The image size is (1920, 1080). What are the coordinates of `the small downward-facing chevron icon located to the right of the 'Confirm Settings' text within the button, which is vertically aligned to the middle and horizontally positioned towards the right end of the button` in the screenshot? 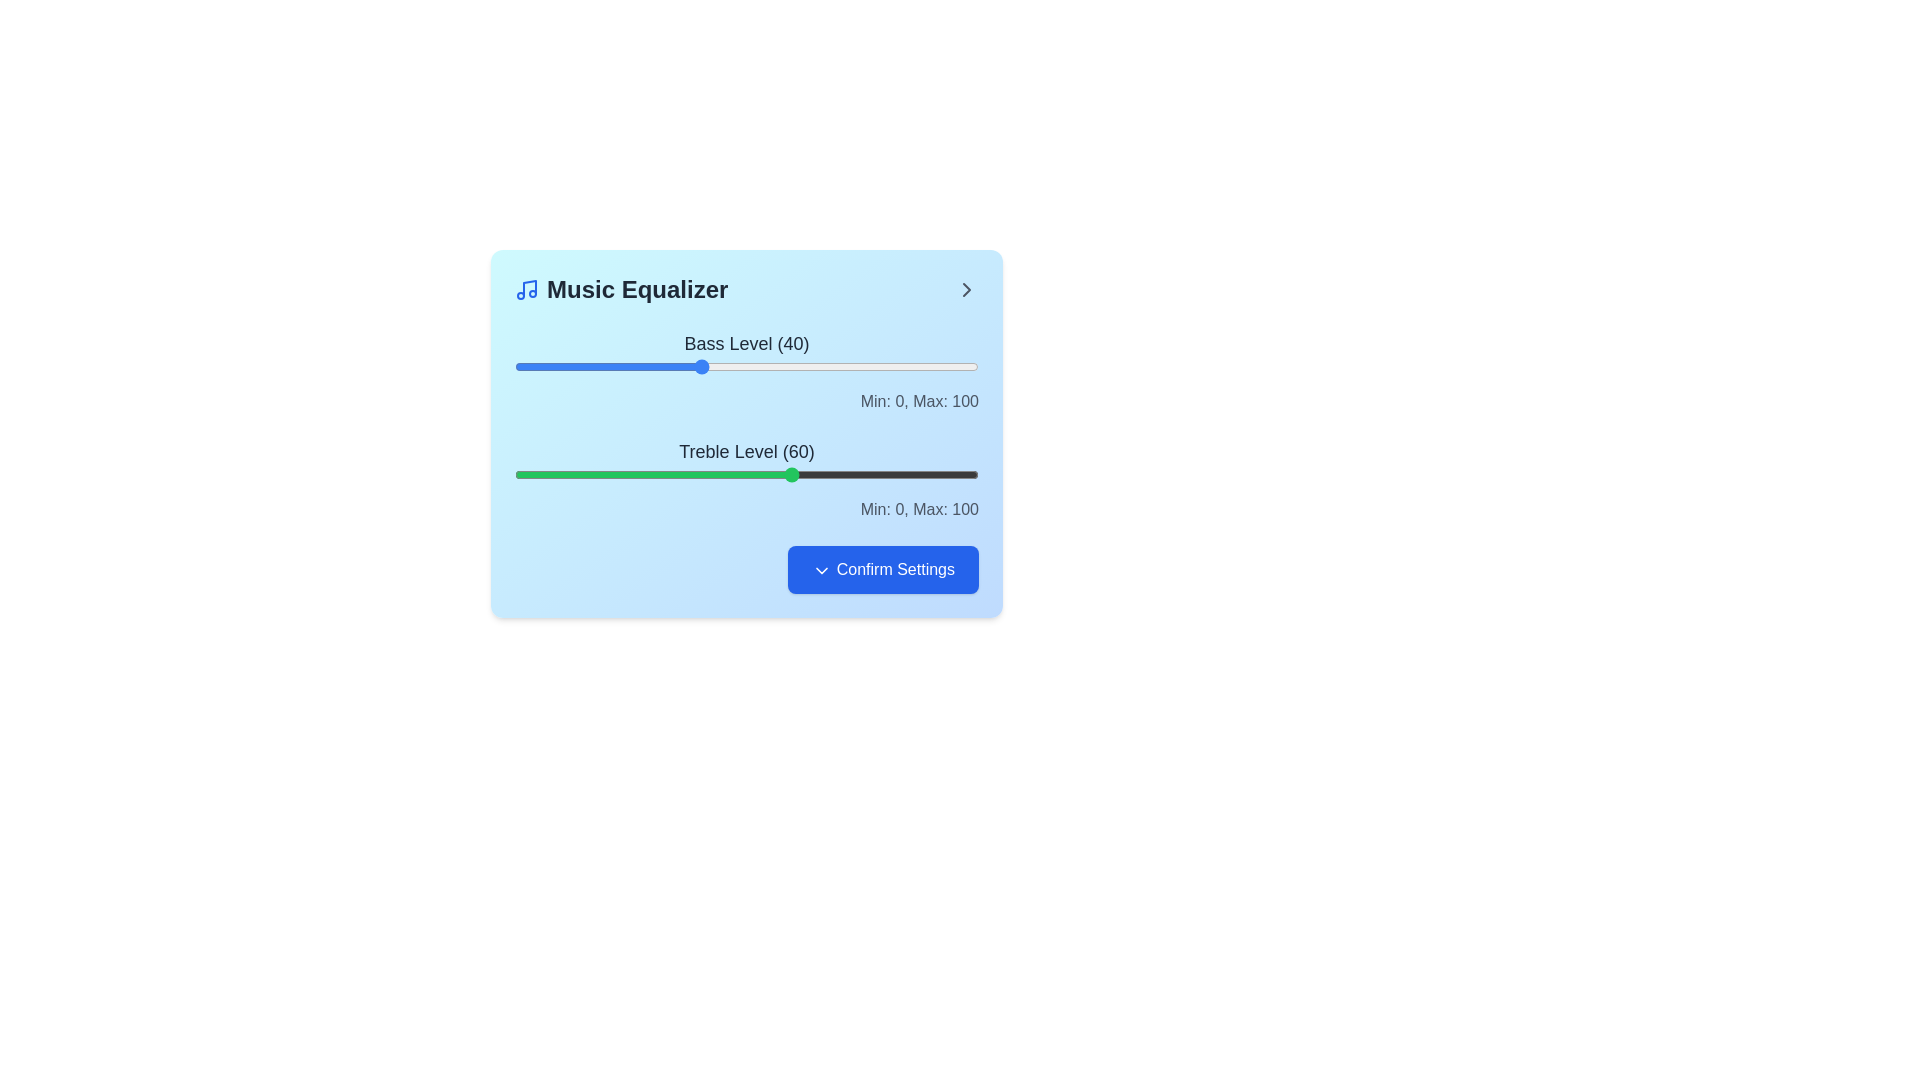 It's located at (821, 570).